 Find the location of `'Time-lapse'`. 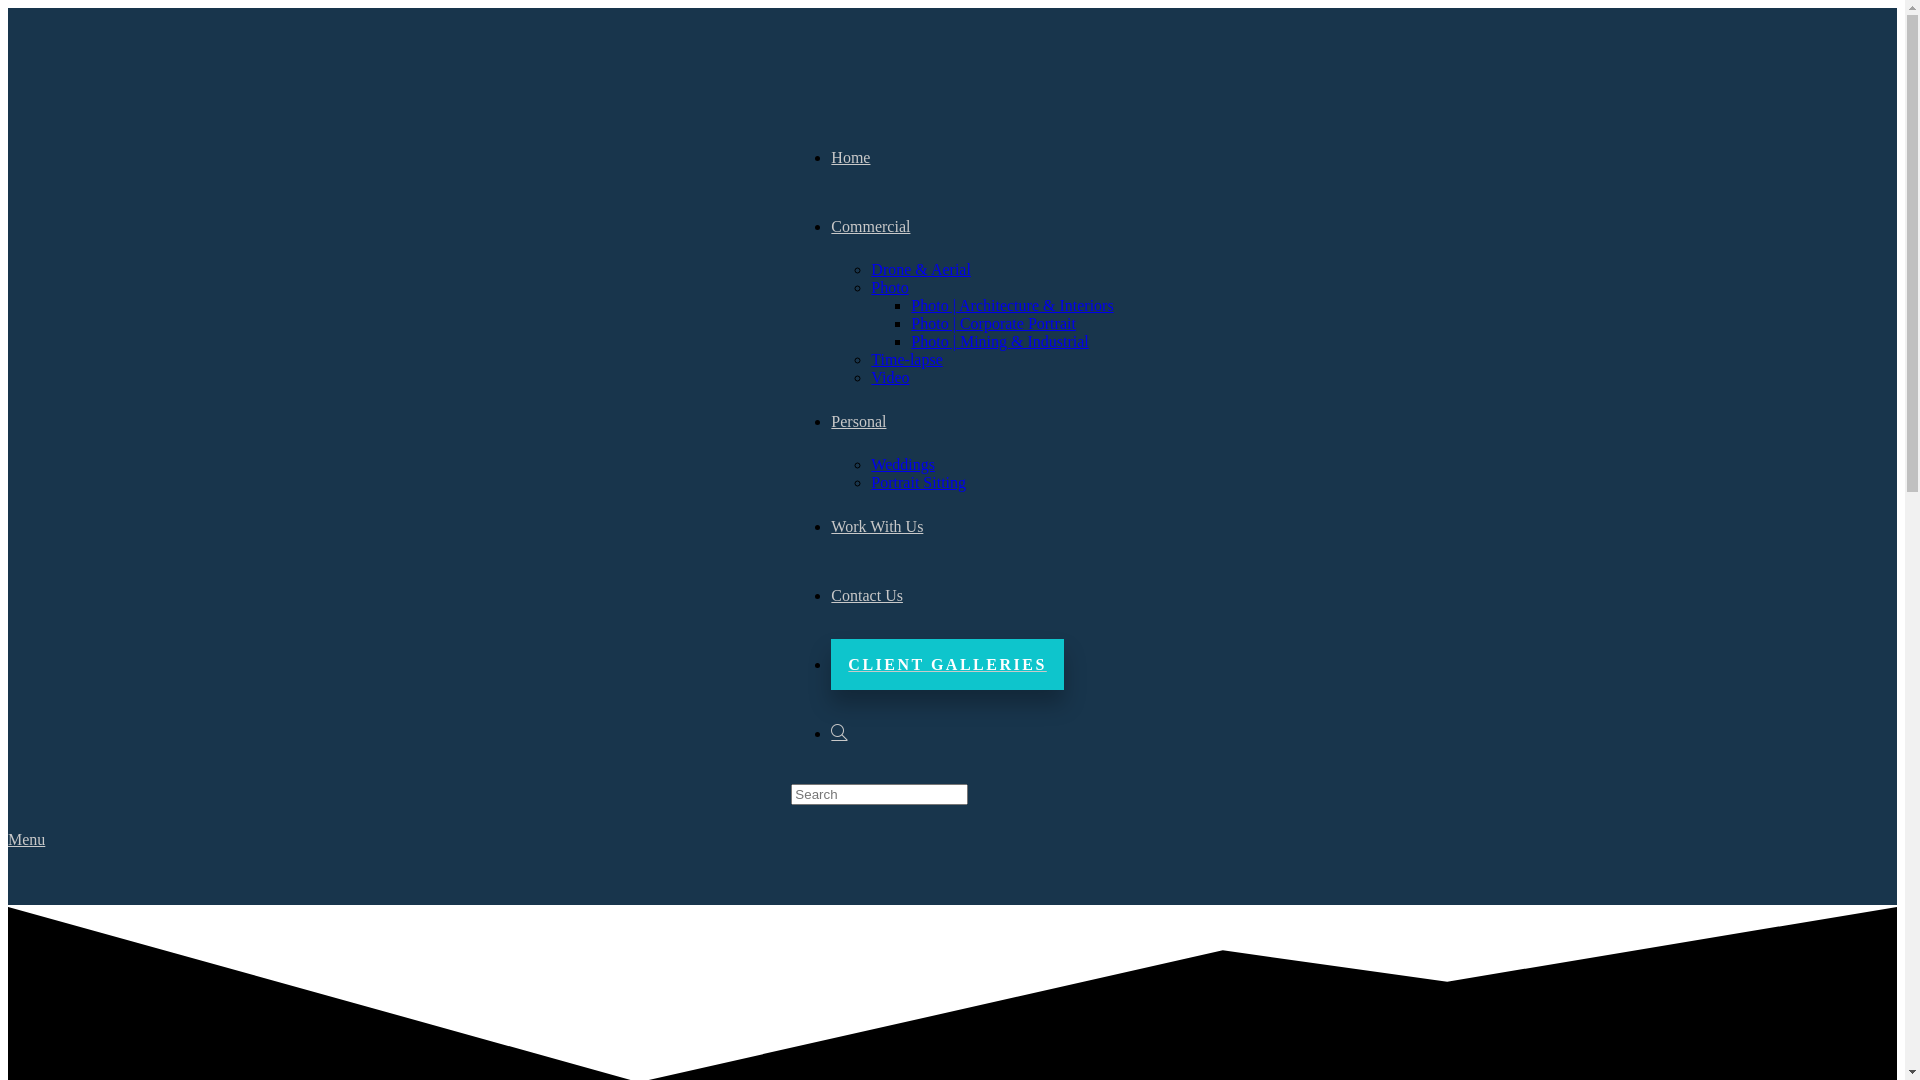

'Time-lapse' is located at coordinates (905, 358).